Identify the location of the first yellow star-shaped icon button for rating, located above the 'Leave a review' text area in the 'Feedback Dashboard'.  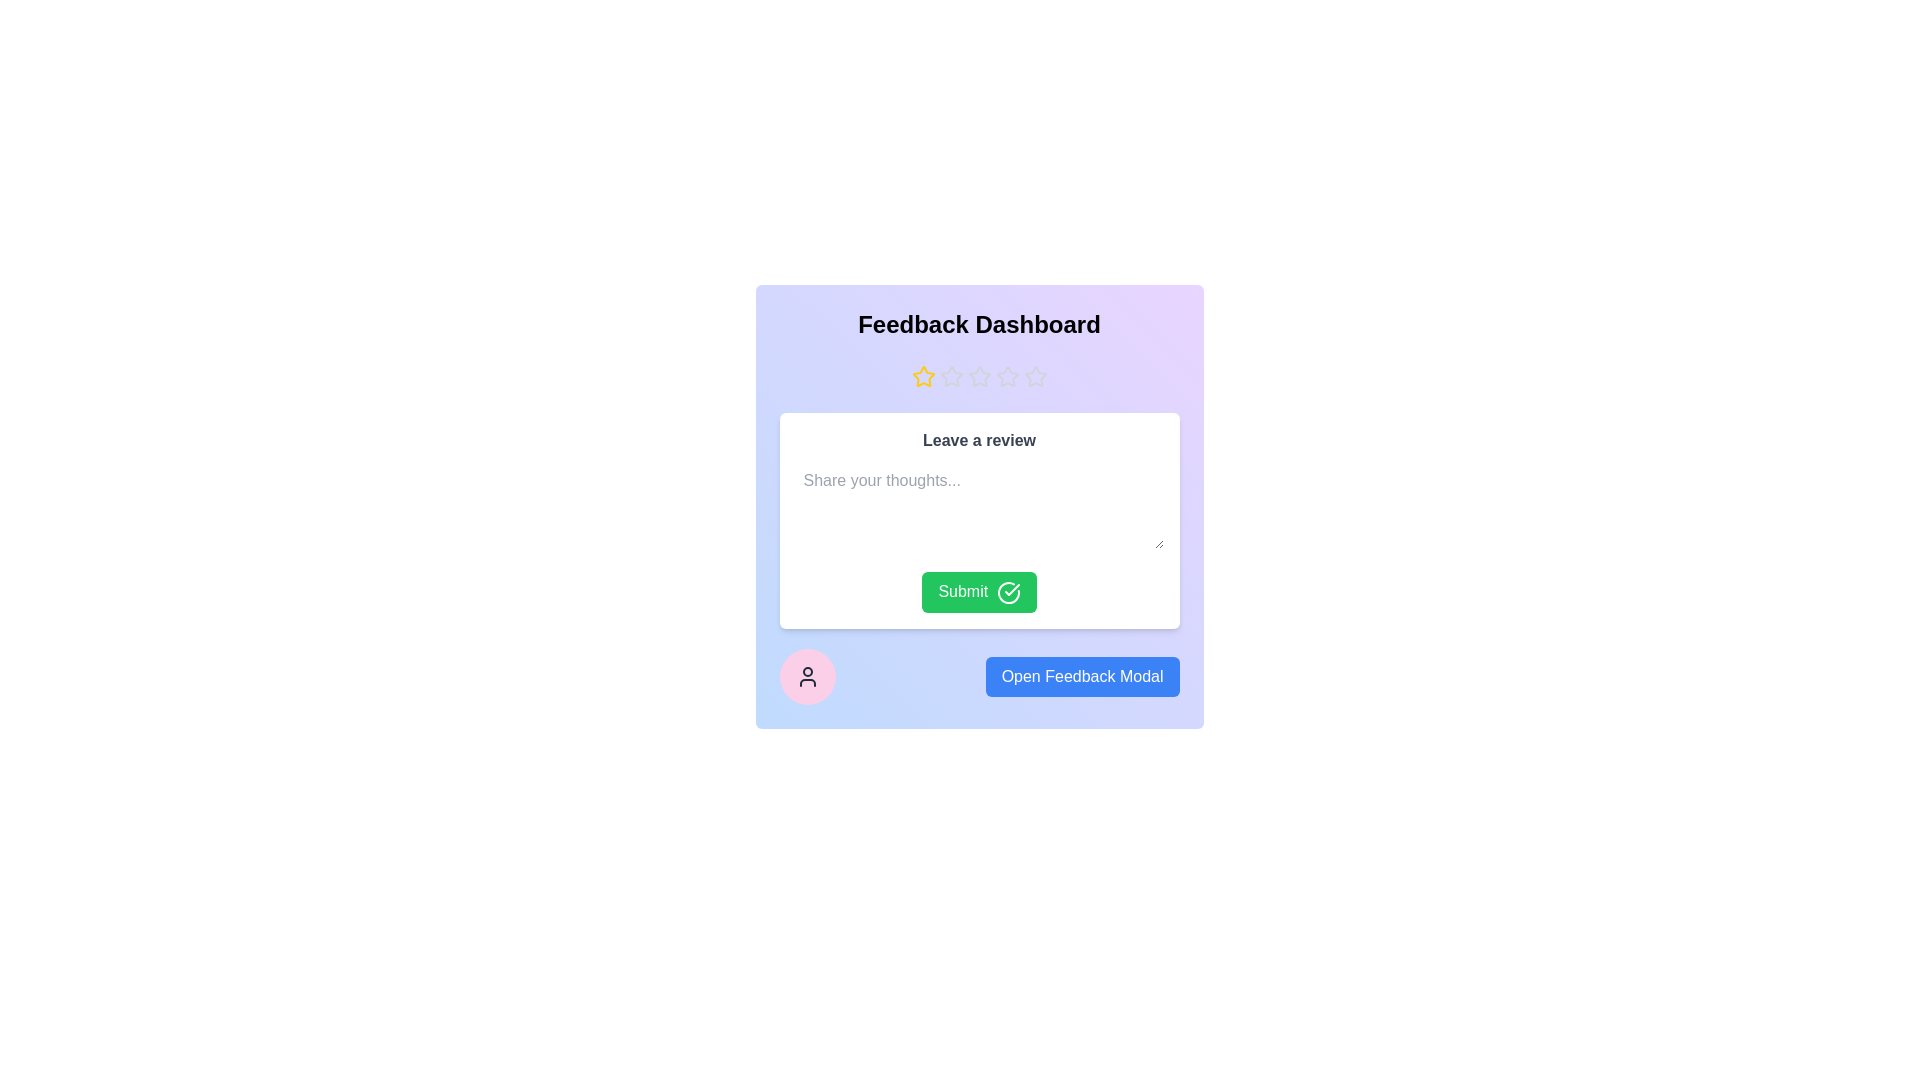
(922, 377).